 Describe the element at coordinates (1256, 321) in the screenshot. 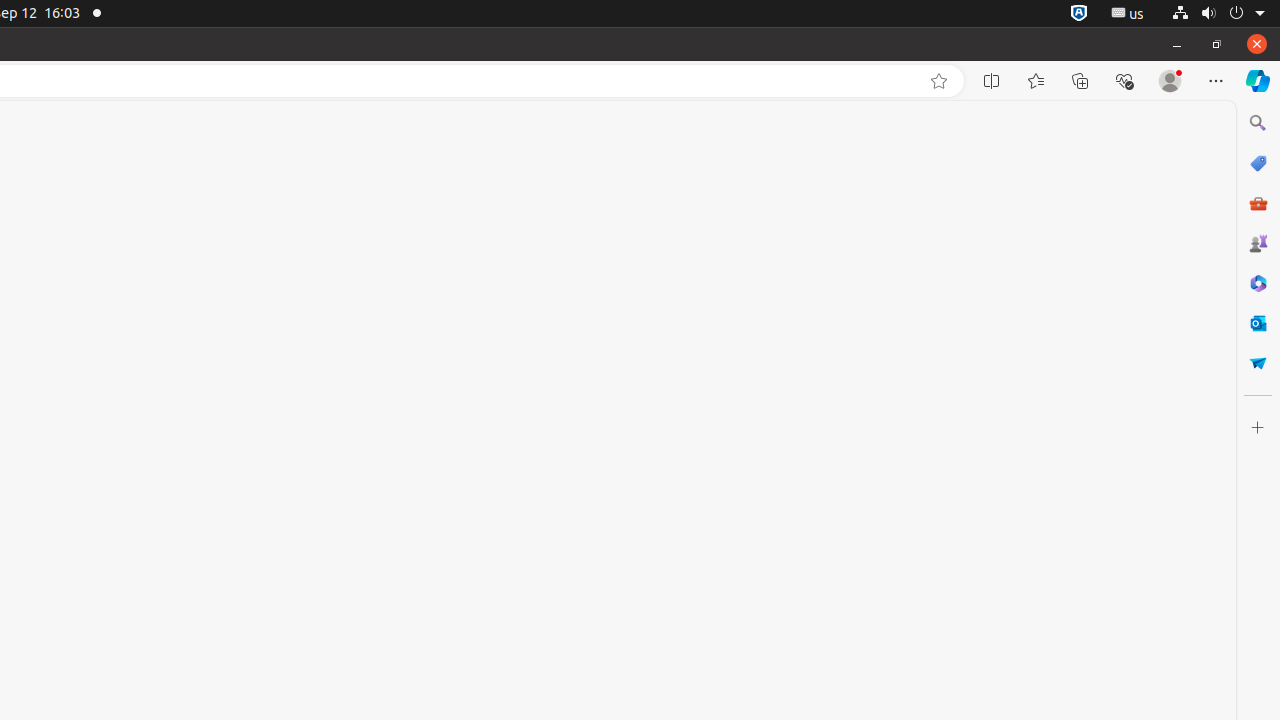

I see `'Outlook'` at that location.